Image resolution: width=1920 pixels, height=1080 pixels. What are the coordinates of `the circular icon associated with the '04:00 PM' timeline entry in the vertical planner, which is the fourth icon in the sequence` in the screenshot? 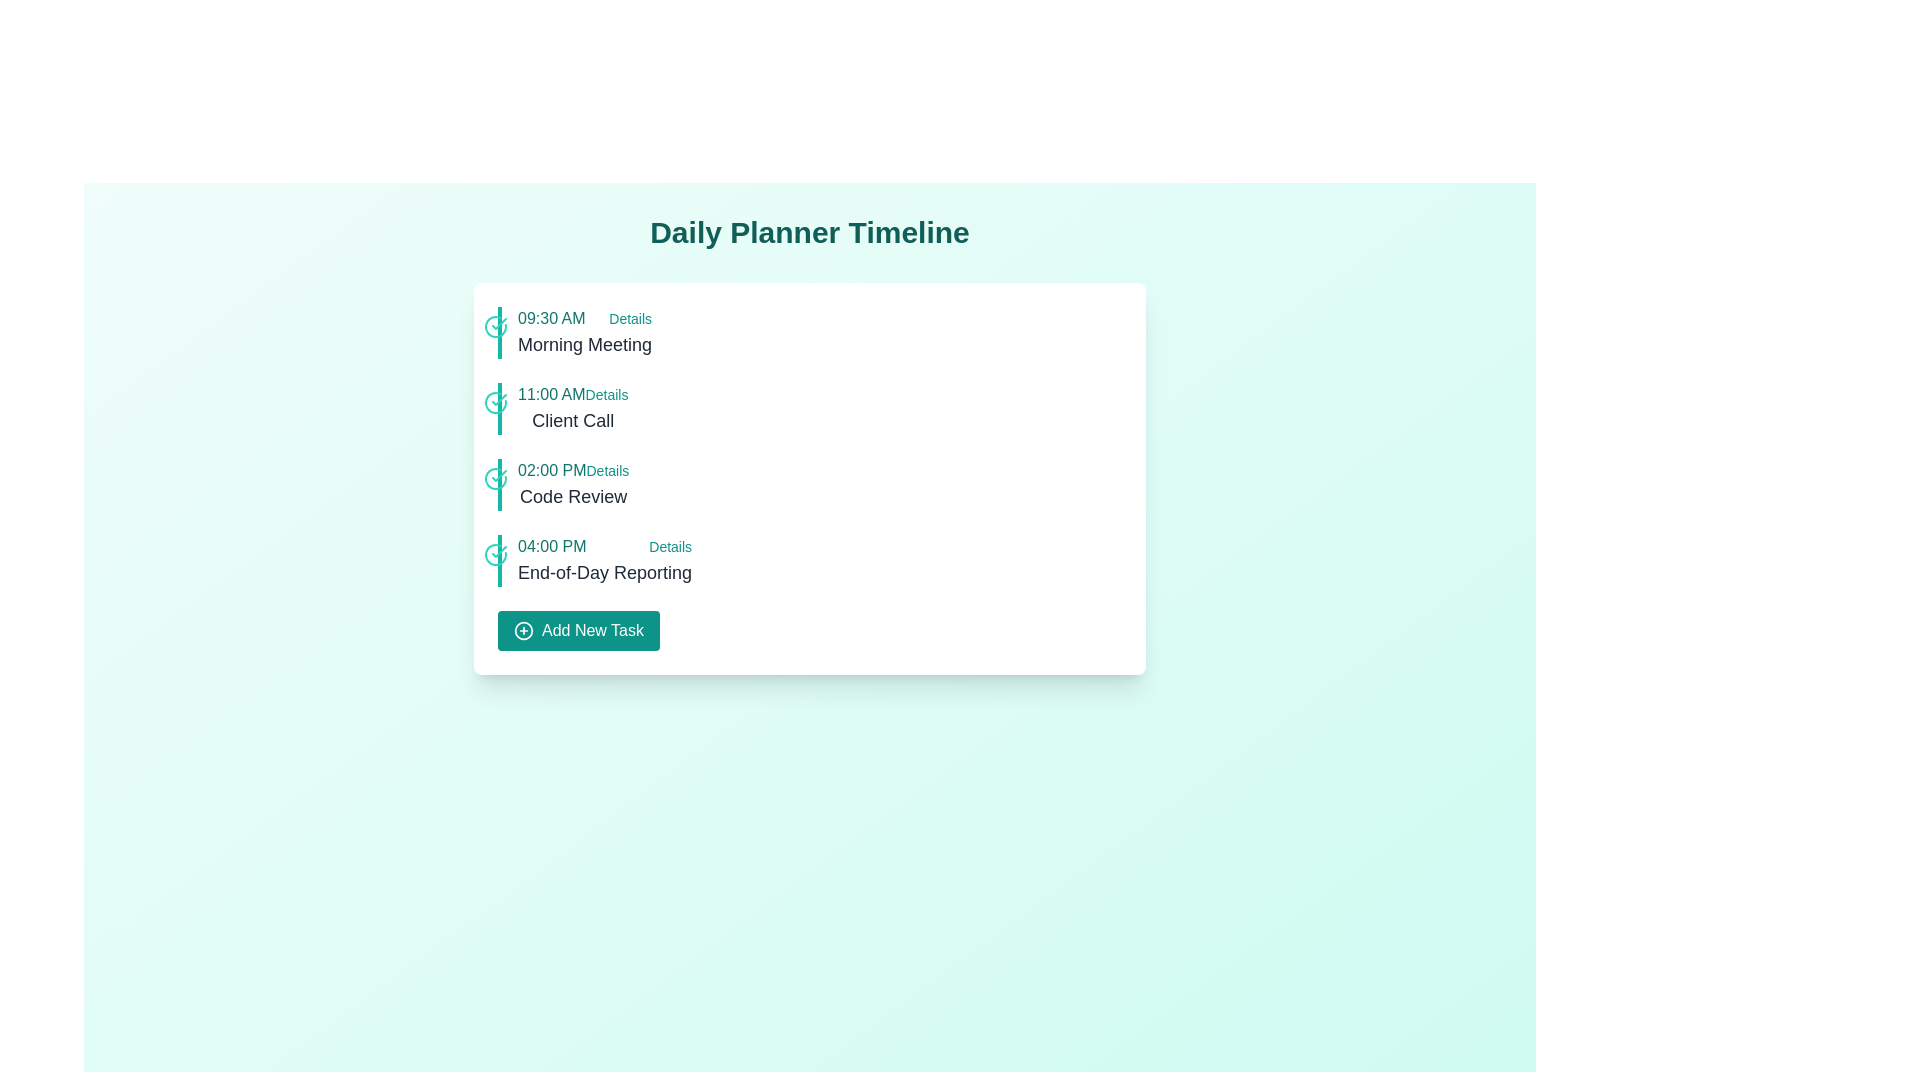 It's located at (495, 555).